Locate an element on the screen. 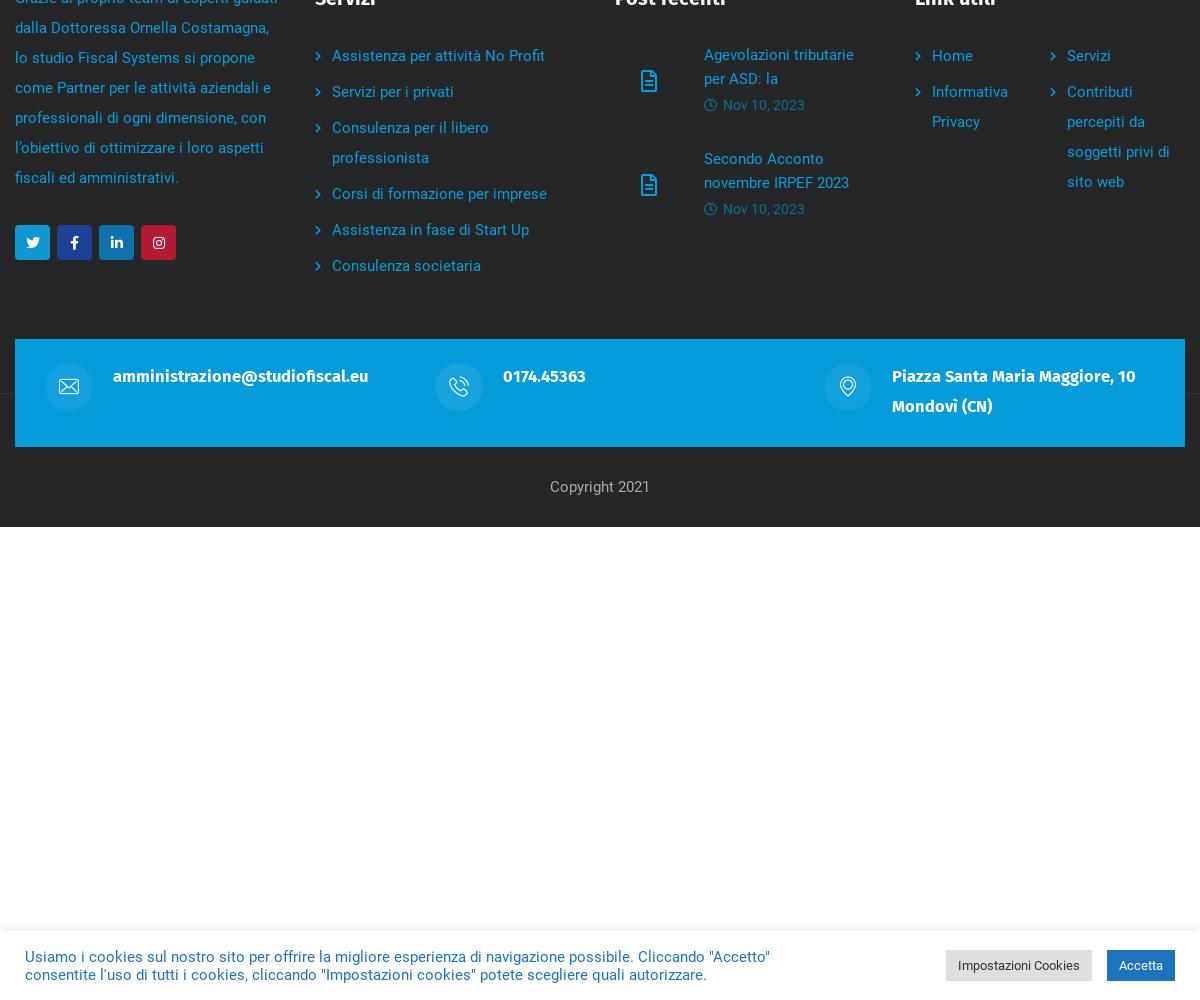 The width and height of the screenshot is (1200, 1000). 'Assistenza in fase di Start Up' is located at coordinates (332, 229).